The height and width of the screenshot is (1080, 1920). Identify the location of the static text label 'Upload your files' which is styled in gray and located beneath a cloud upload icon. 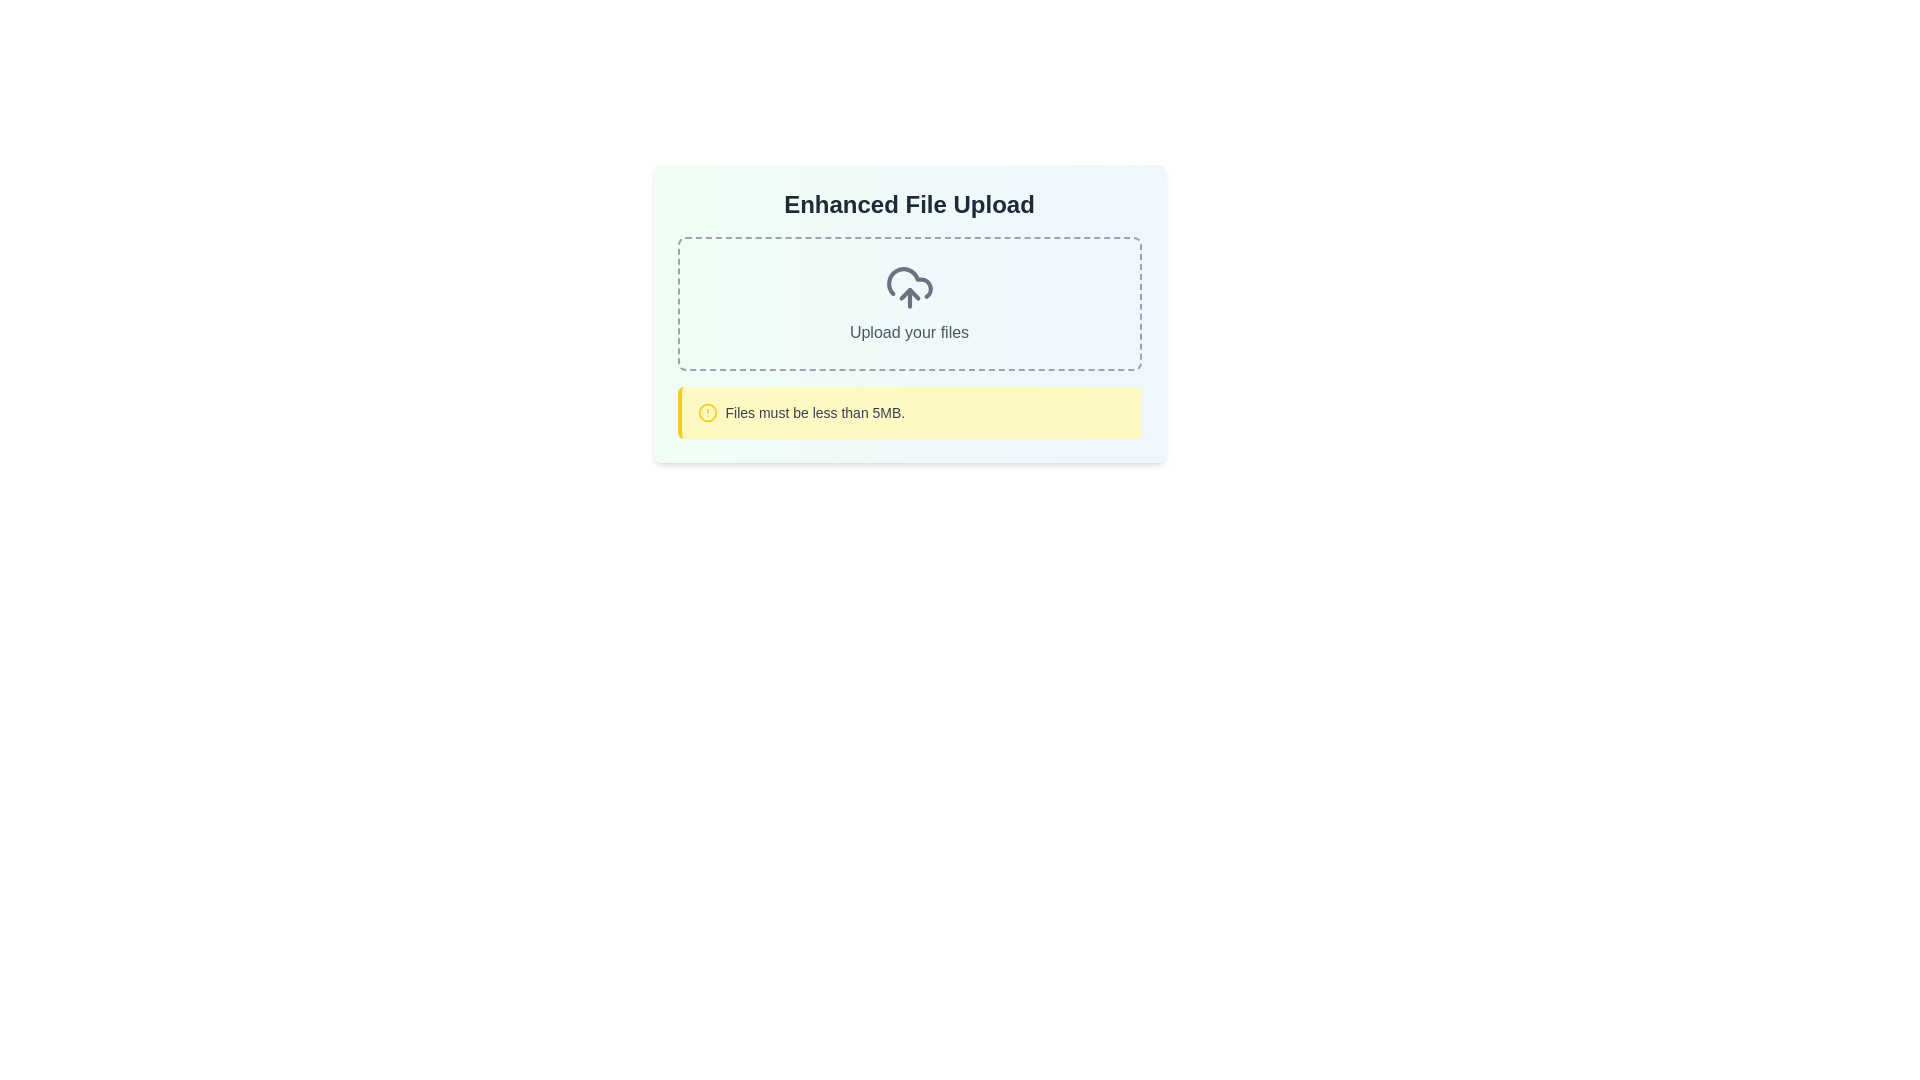
(908, 331).